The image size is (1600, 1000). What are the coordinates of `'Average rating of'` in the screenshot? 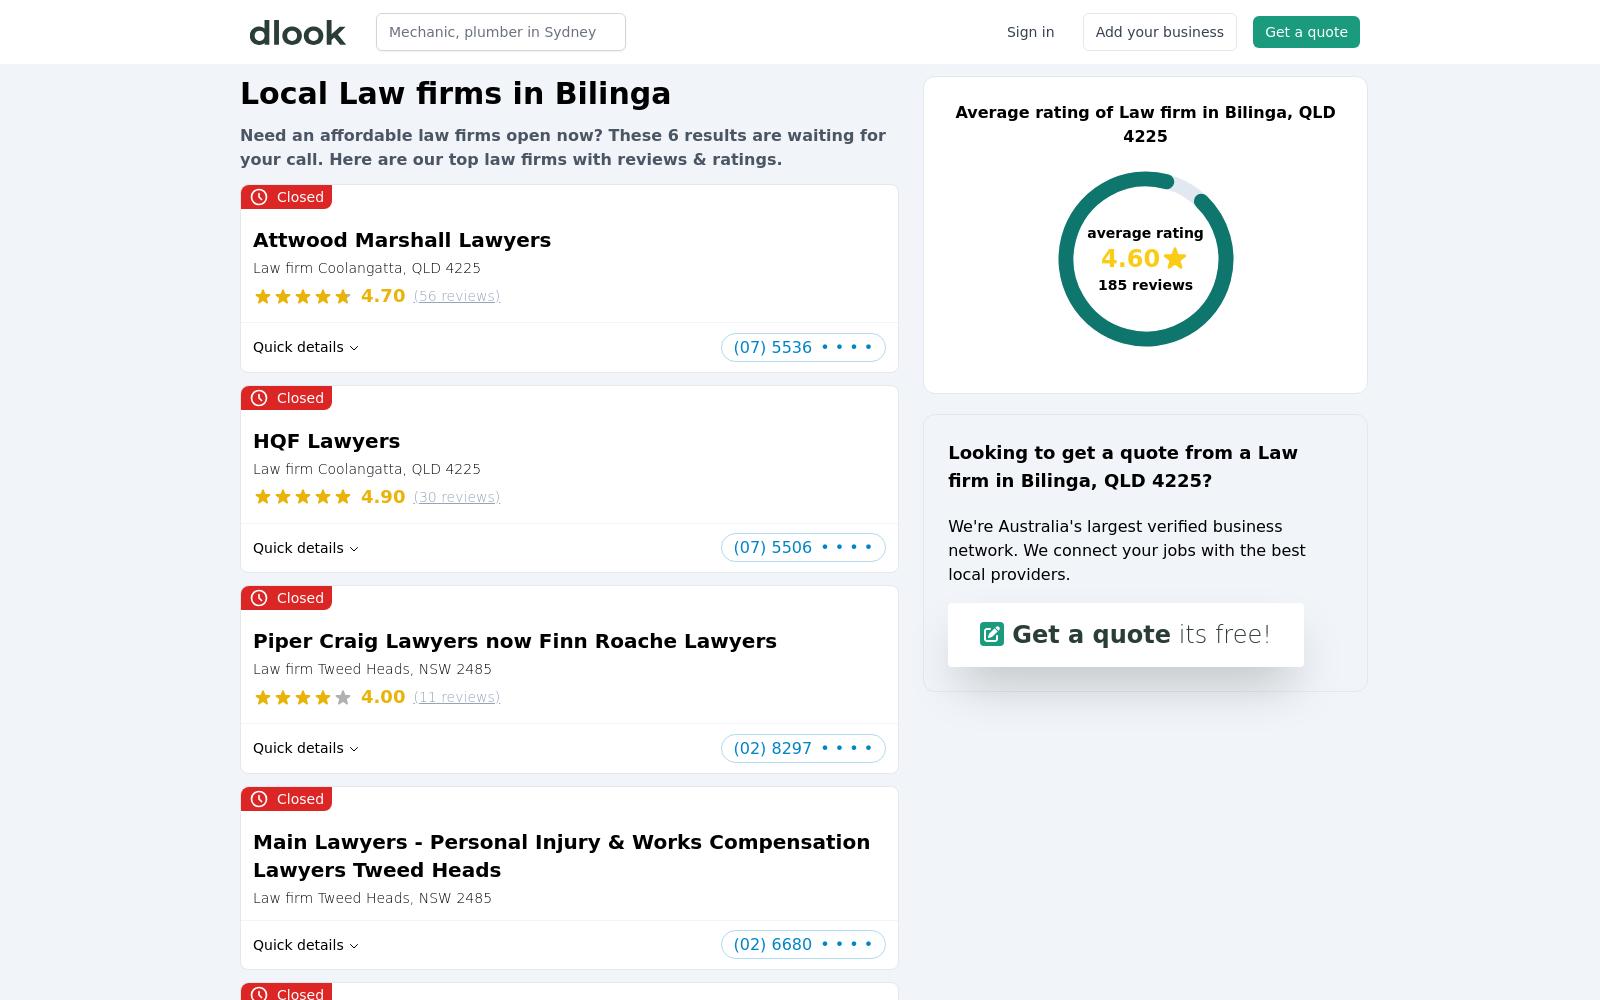 It's located at (1036, 111).